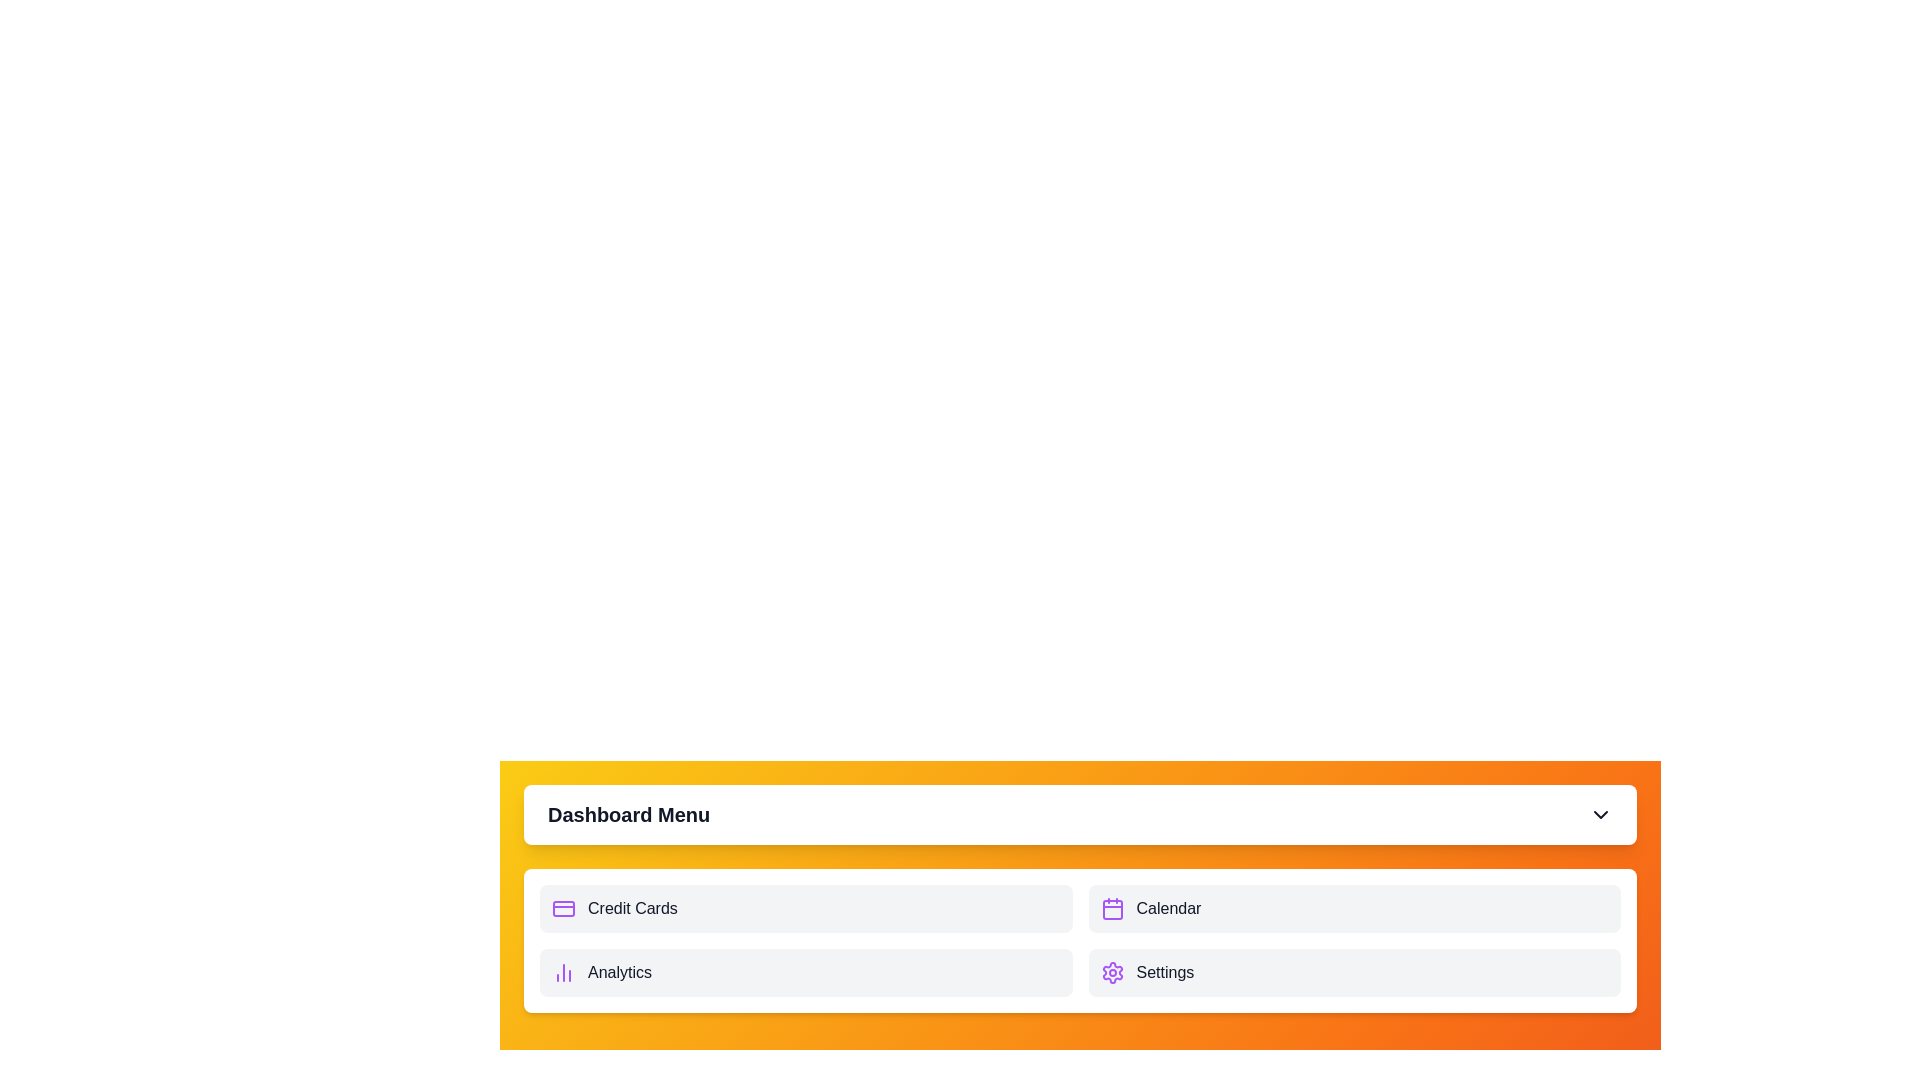 The image size is (1920, 1080). I want to click on the menu item Calendar to activate its hover effect, so click(1354, 909).